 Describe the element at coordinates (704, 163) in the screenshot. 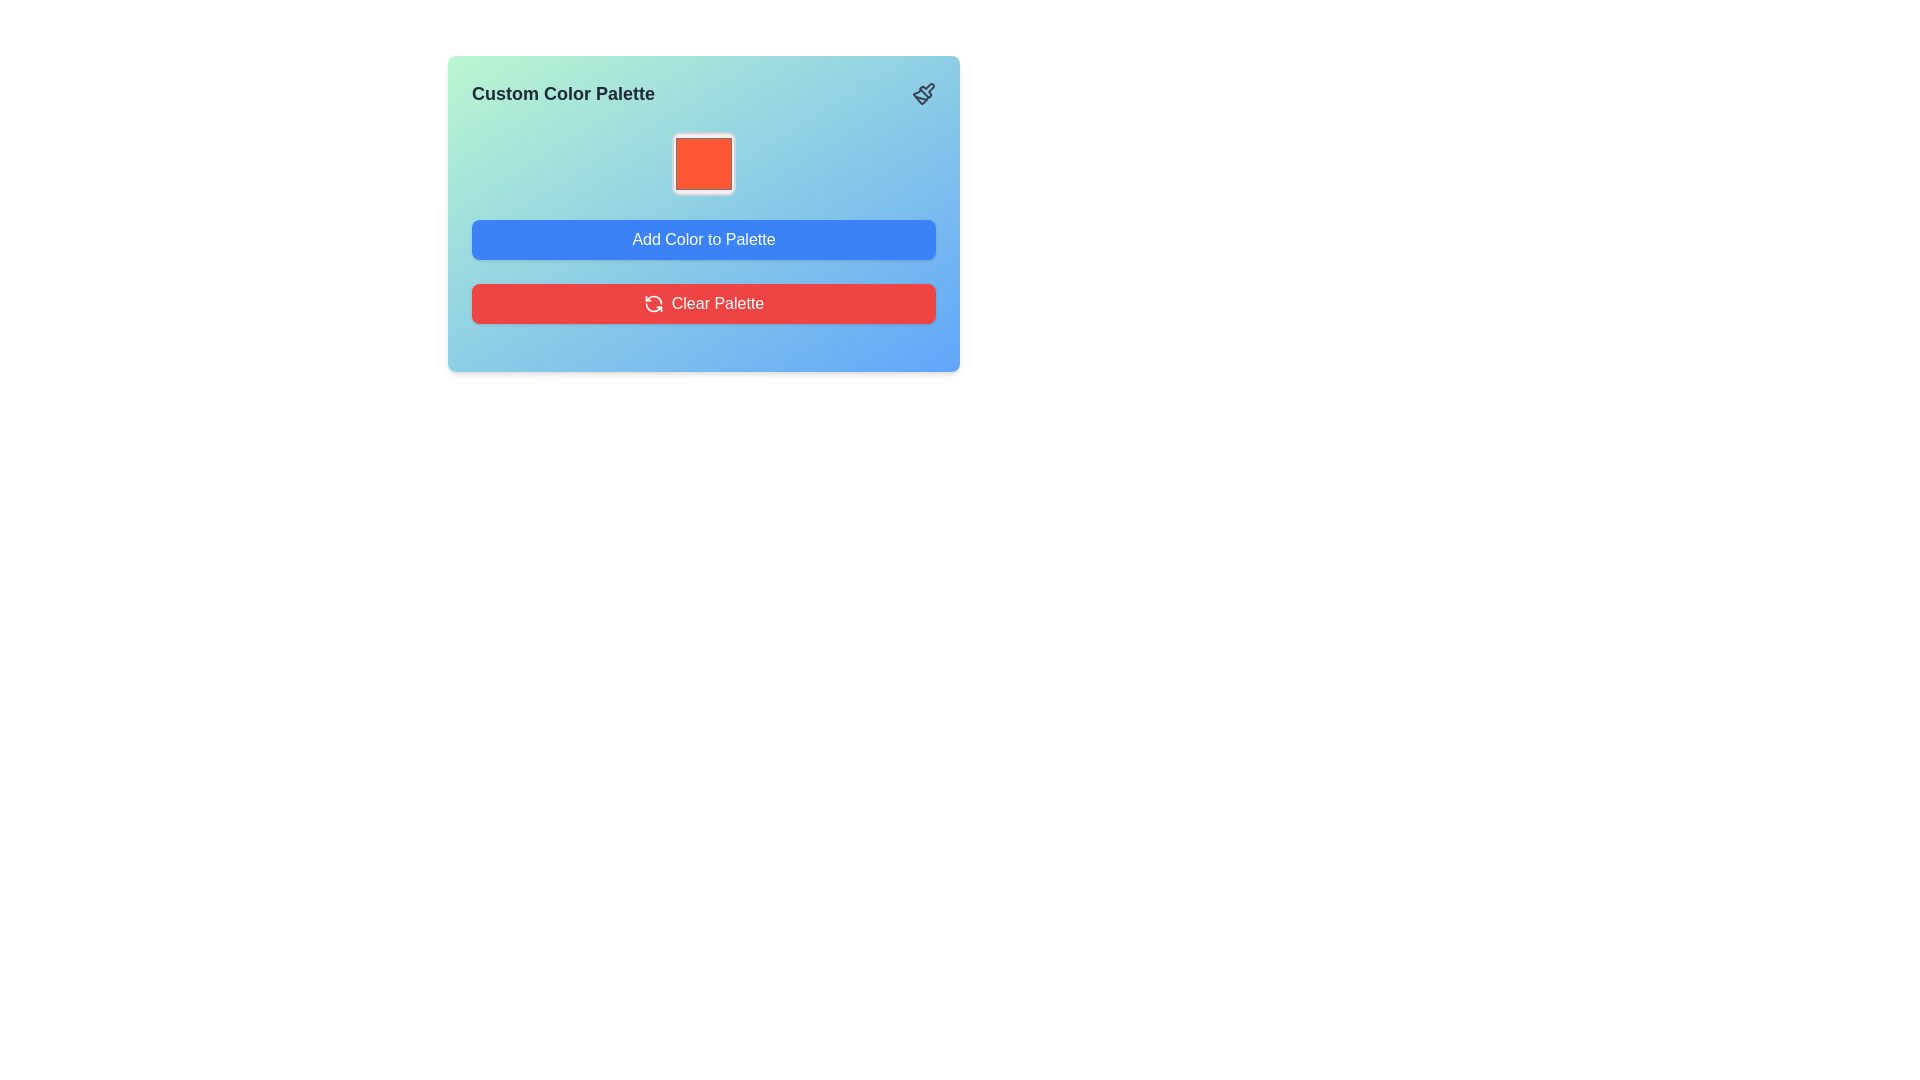

I see `the color picker element located in the 'Custom Color Palette' card` at that location.